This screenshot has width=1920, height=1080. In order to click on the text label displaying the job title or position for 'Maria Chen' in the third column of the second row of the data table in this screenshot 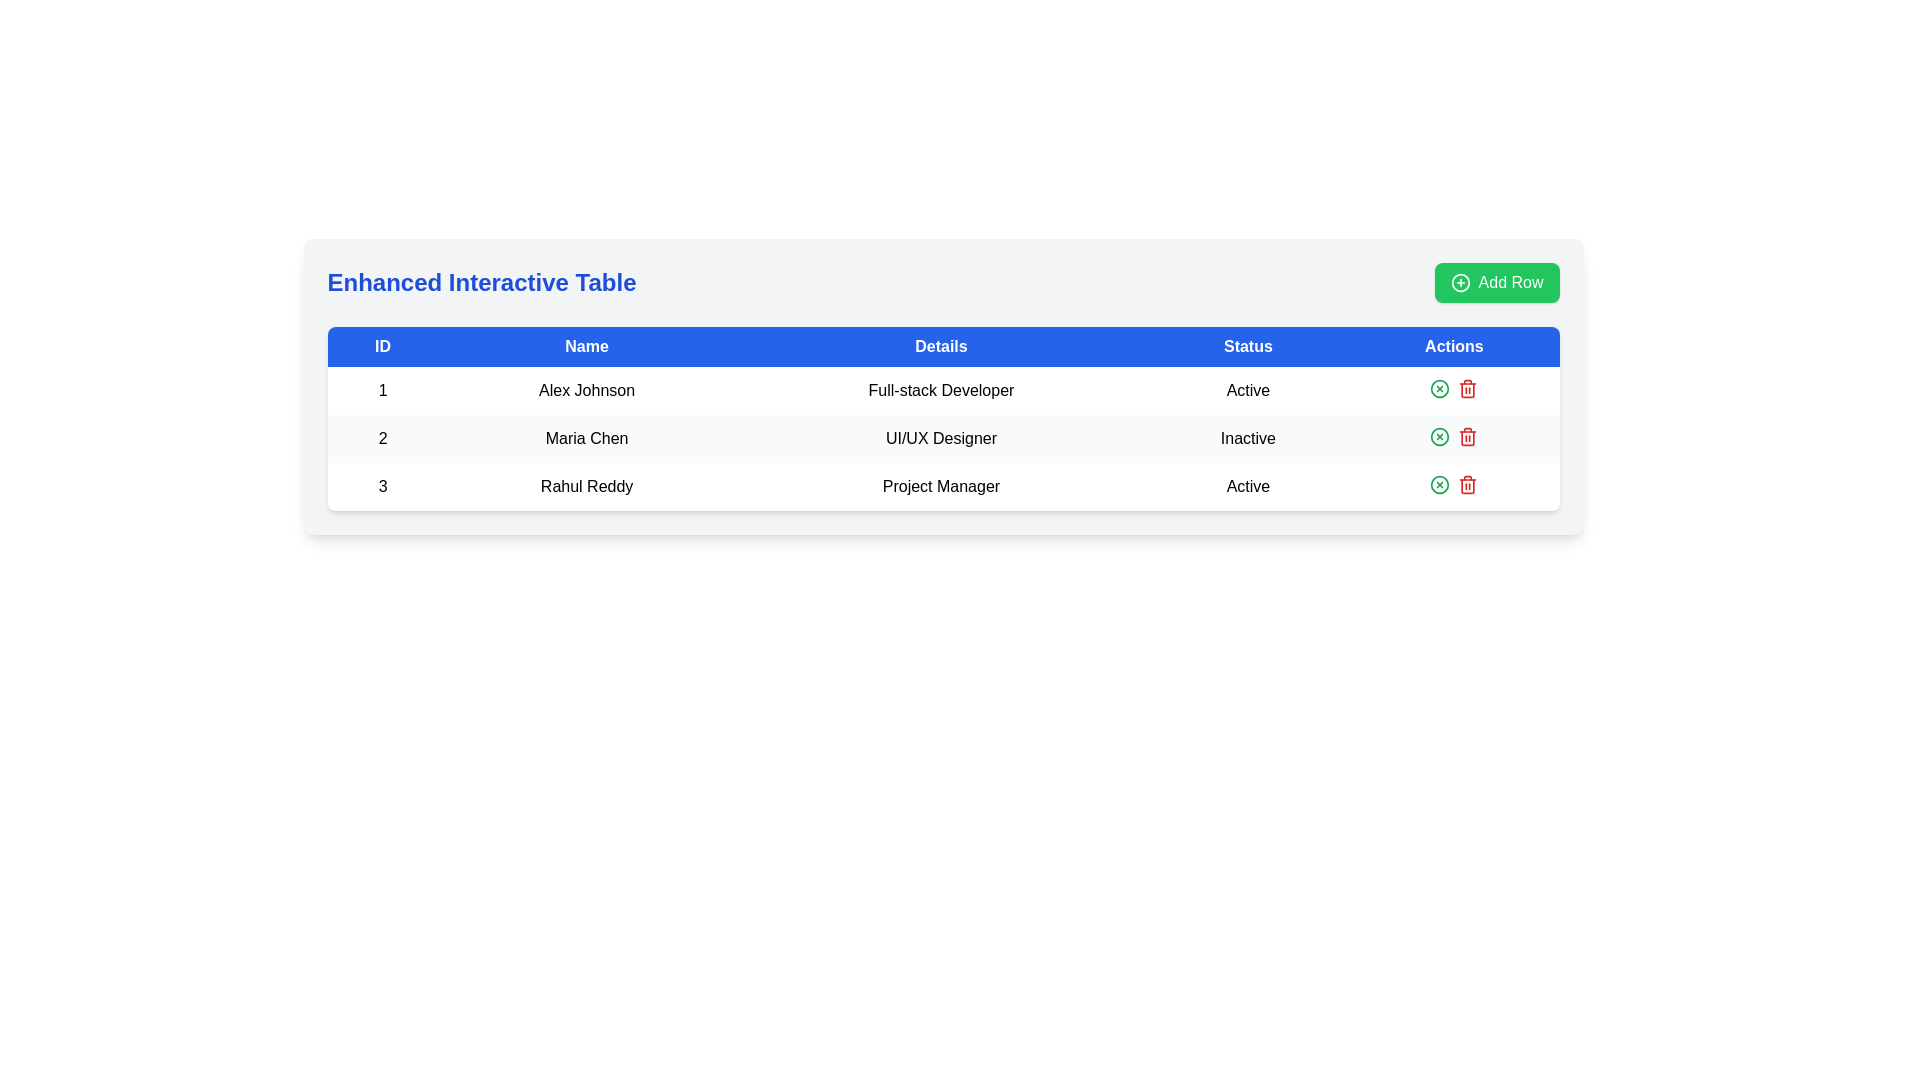, I will do `click(940, 438)`.